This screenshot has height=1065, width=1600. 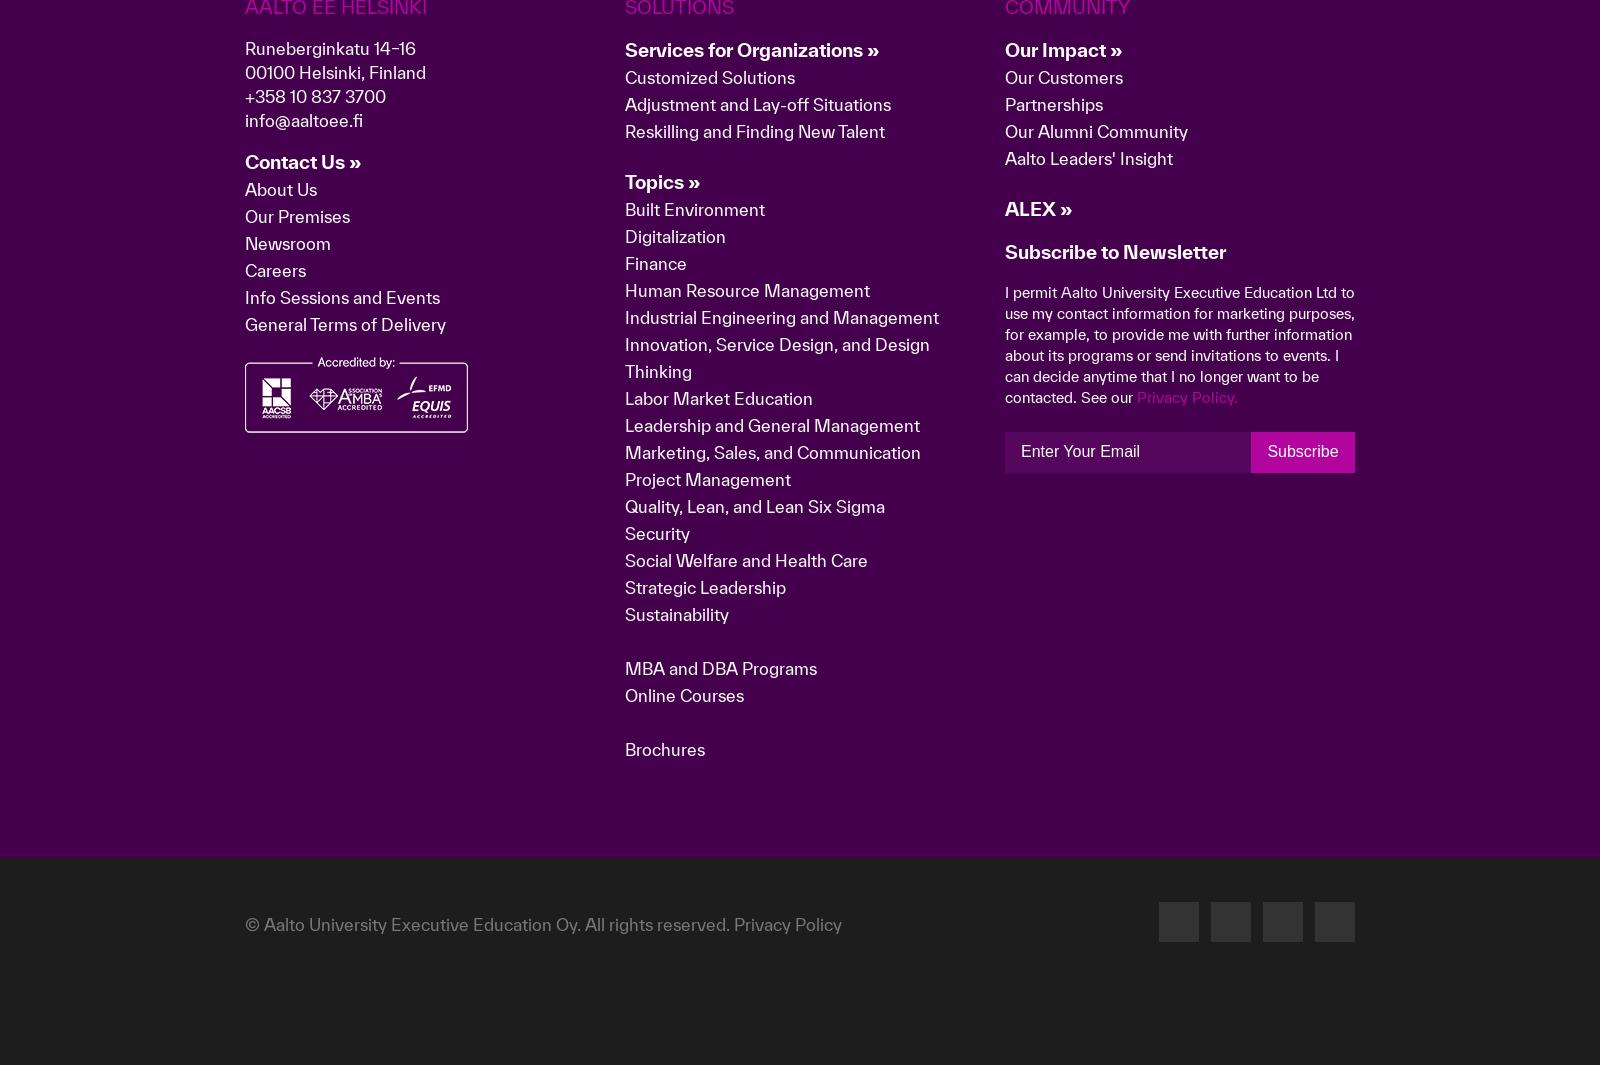 What do you see at coordinates (662, 496) in the screenshot?
I see `'Topics »'` at bounding box center [662, 496].